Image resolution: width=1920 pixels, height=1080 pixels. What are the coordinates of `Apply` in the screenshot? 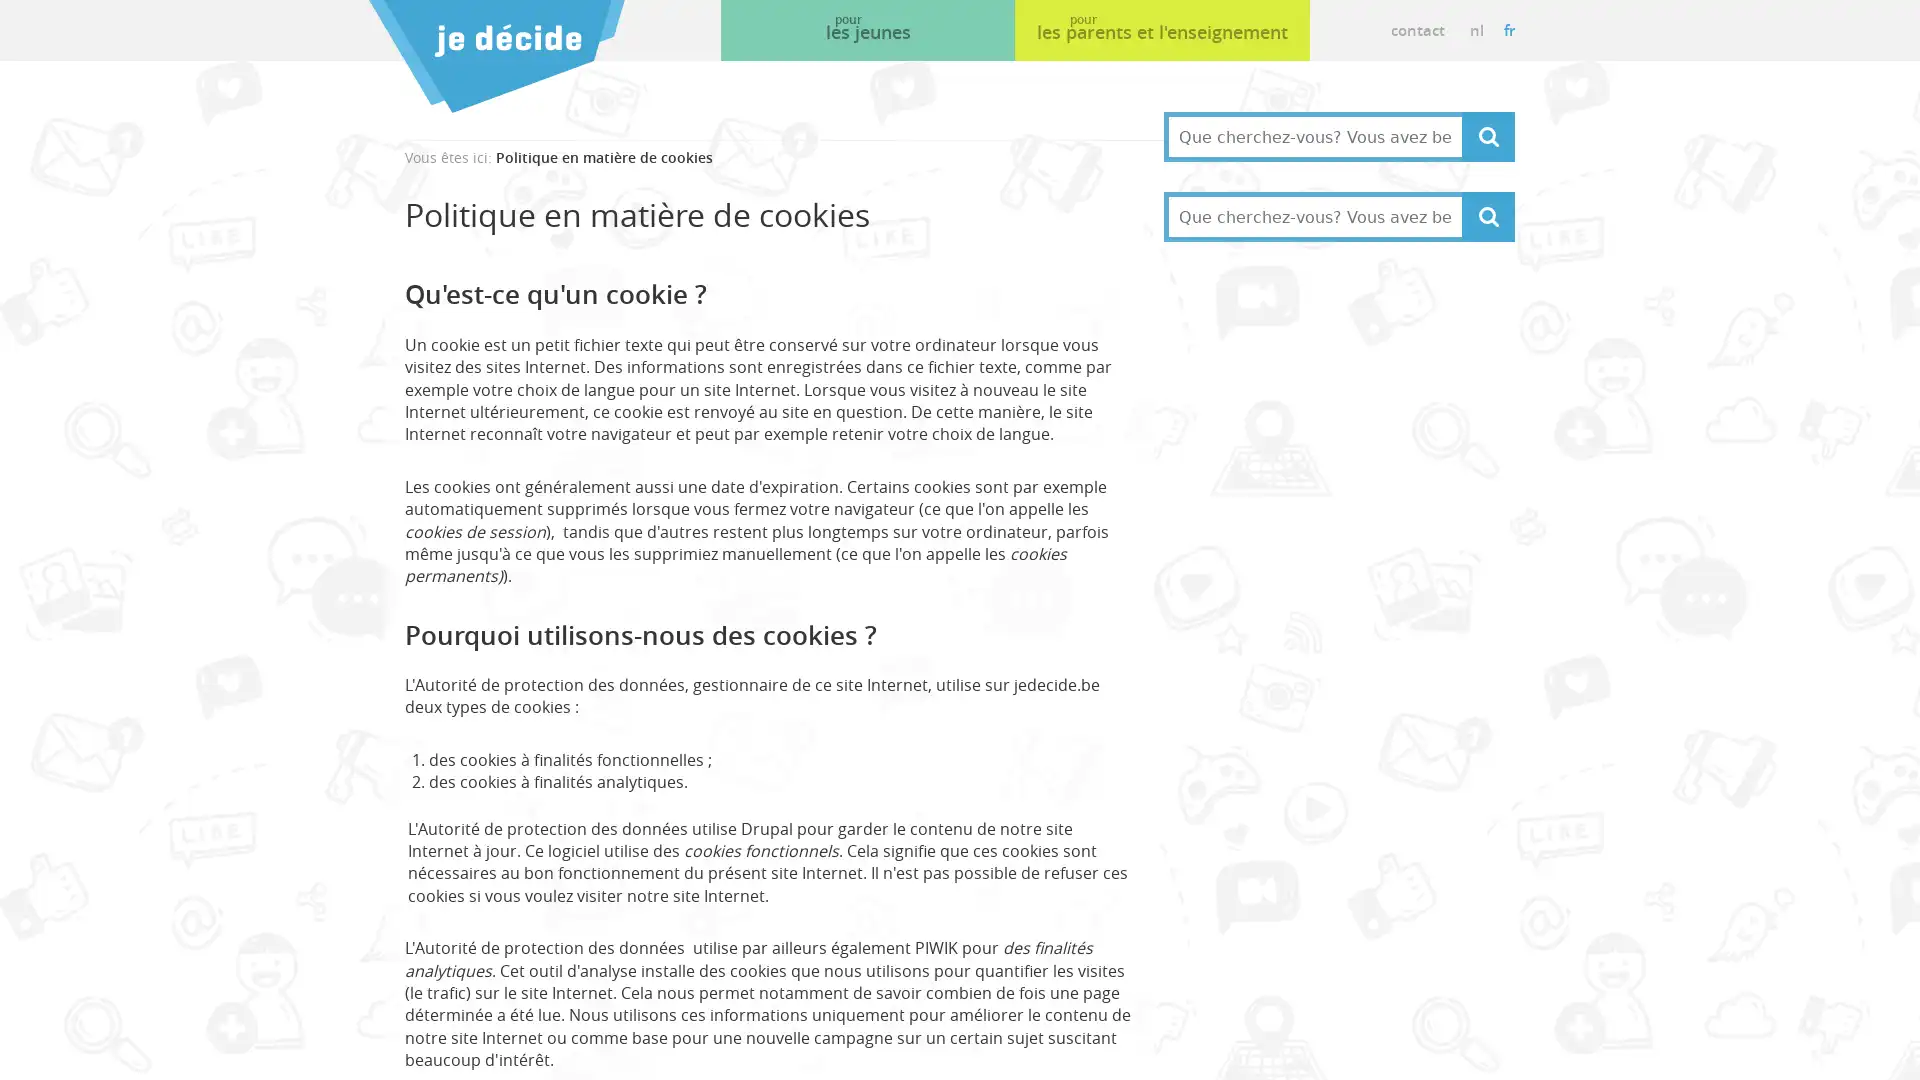 It's located at (1488, 136).